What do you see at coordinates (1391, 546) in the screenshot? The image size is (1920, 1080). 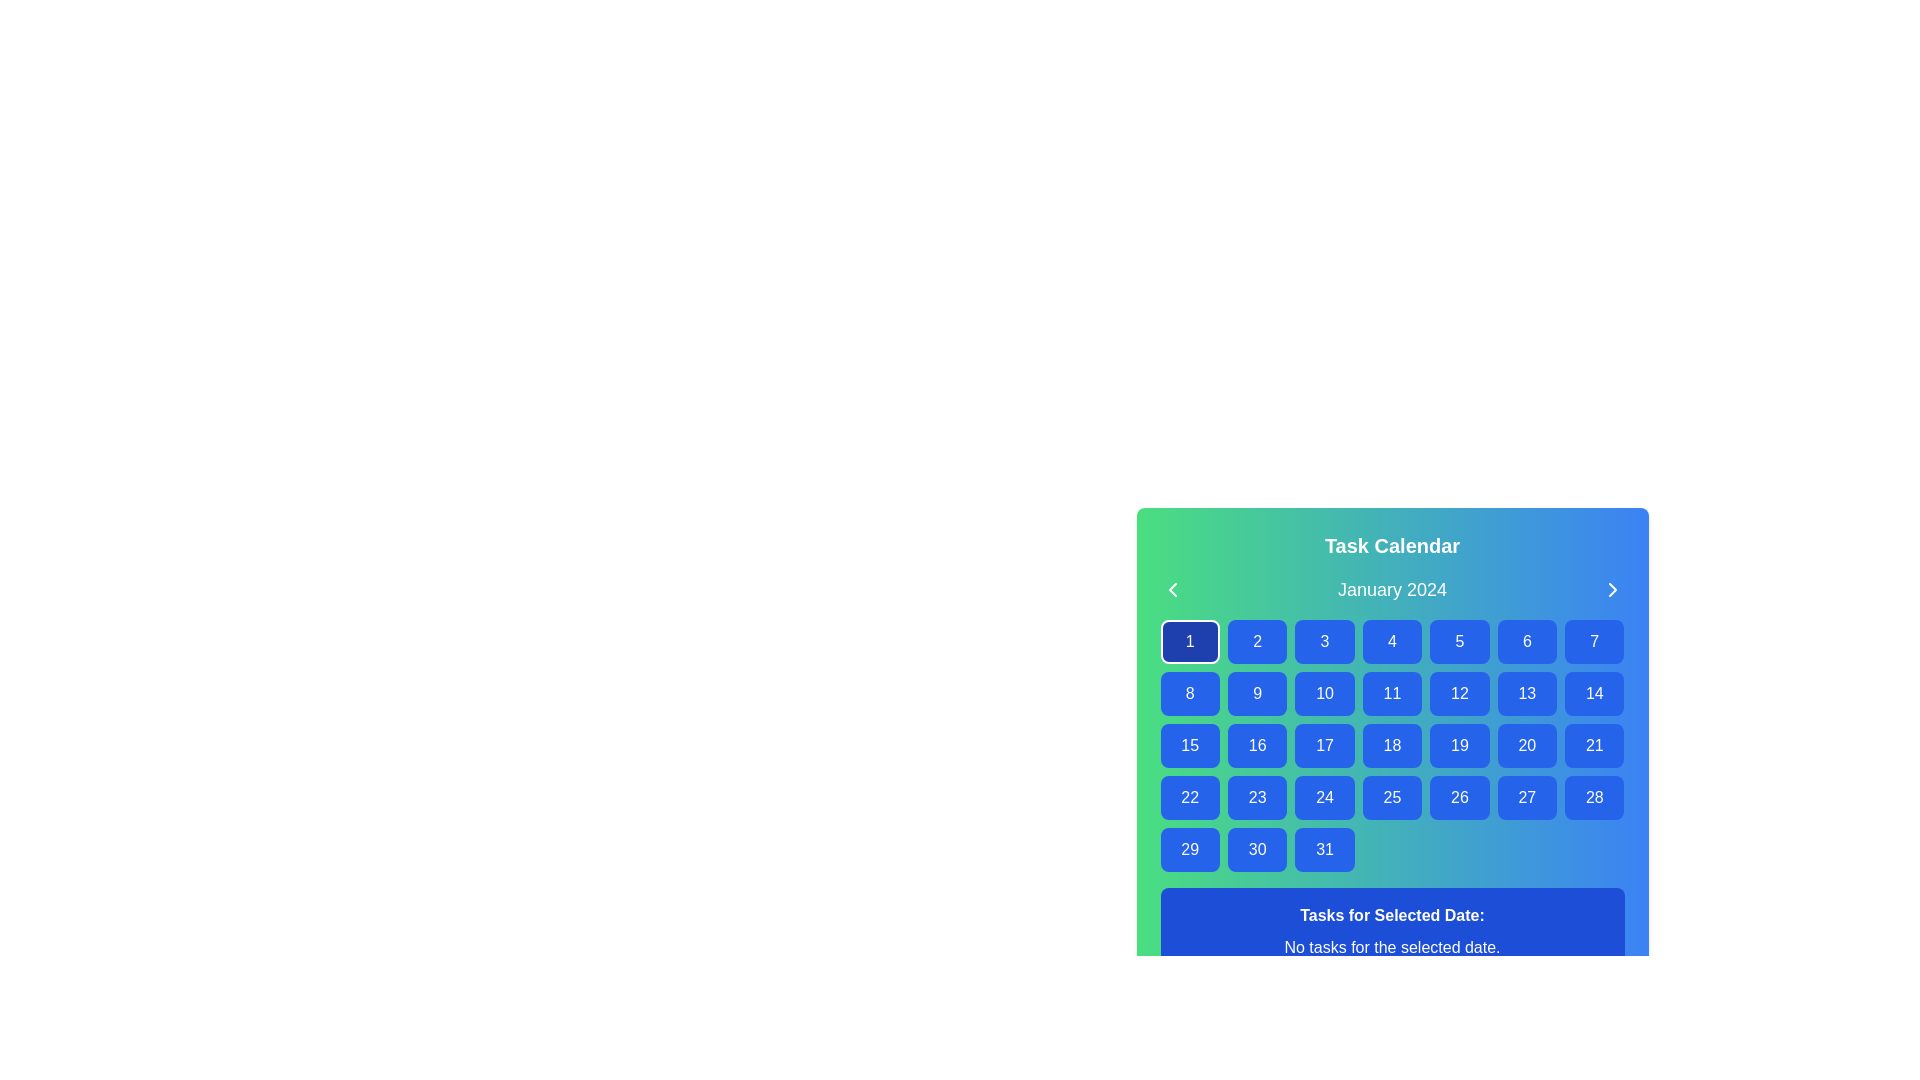 I see `the static text header of the calendar widget, which serves as the title providing context to the user about the interface` at bounding box center [1391, 546].